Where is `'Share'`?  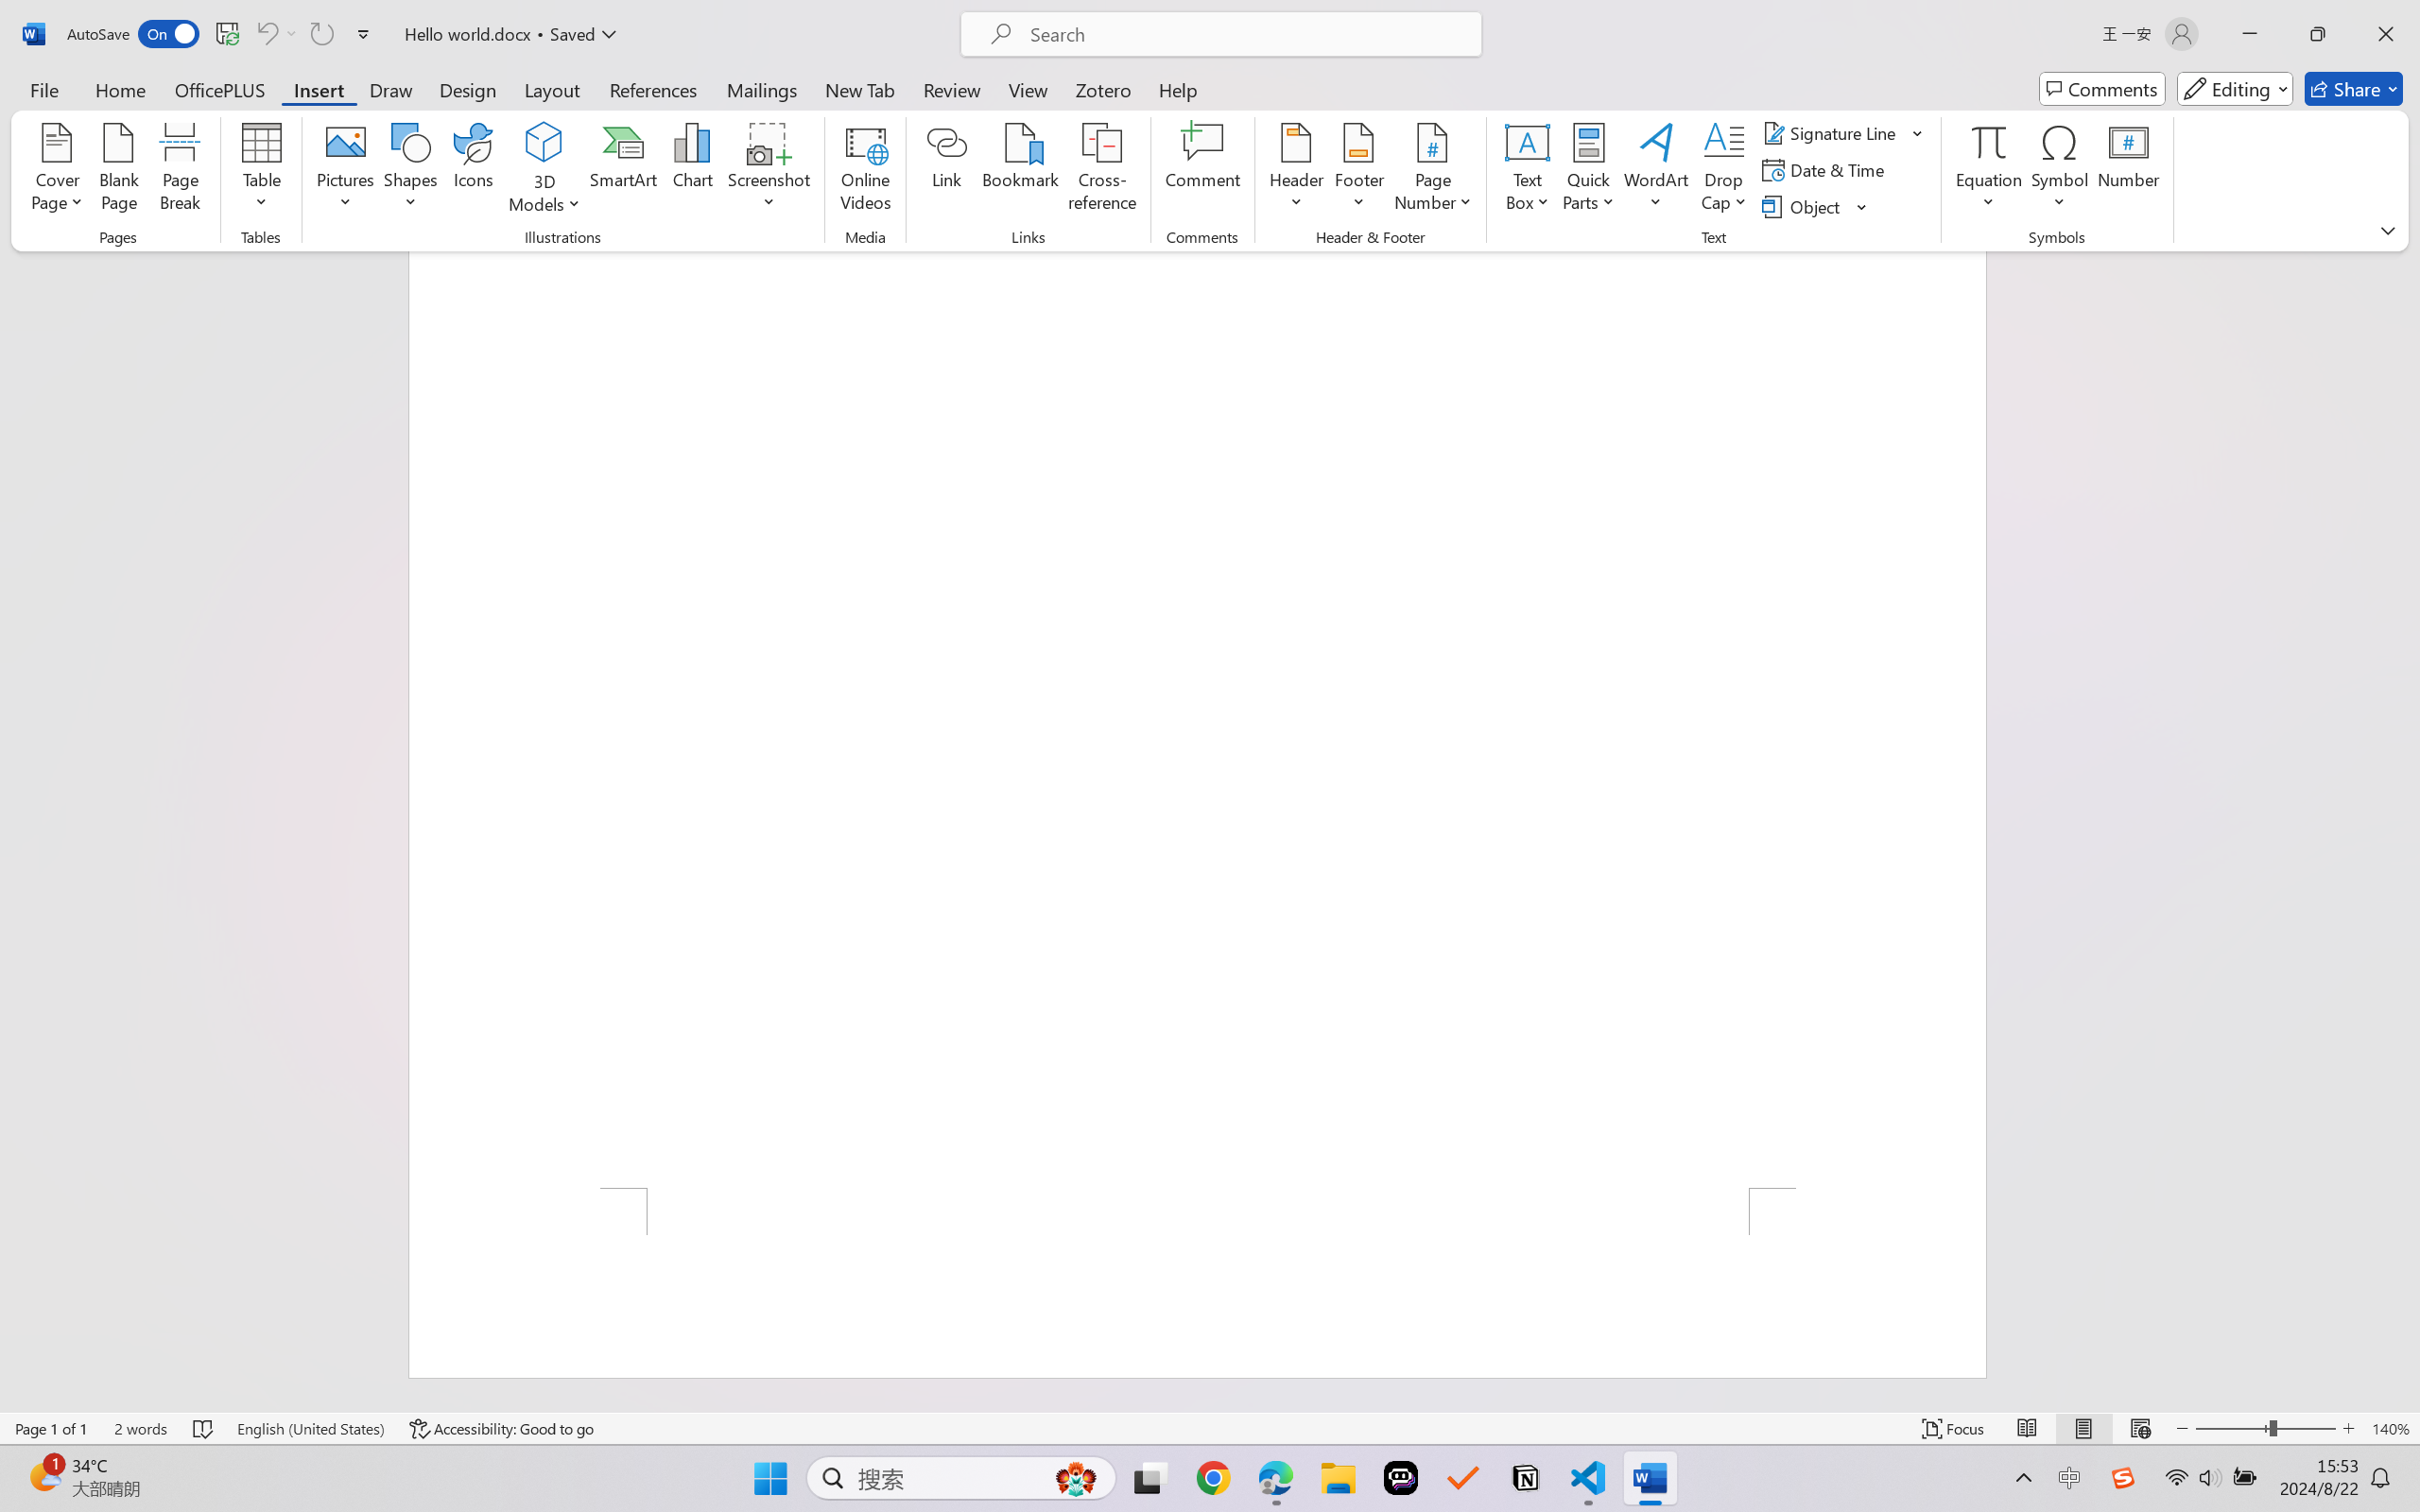
'Share' is located at coordinates (2352, 88).